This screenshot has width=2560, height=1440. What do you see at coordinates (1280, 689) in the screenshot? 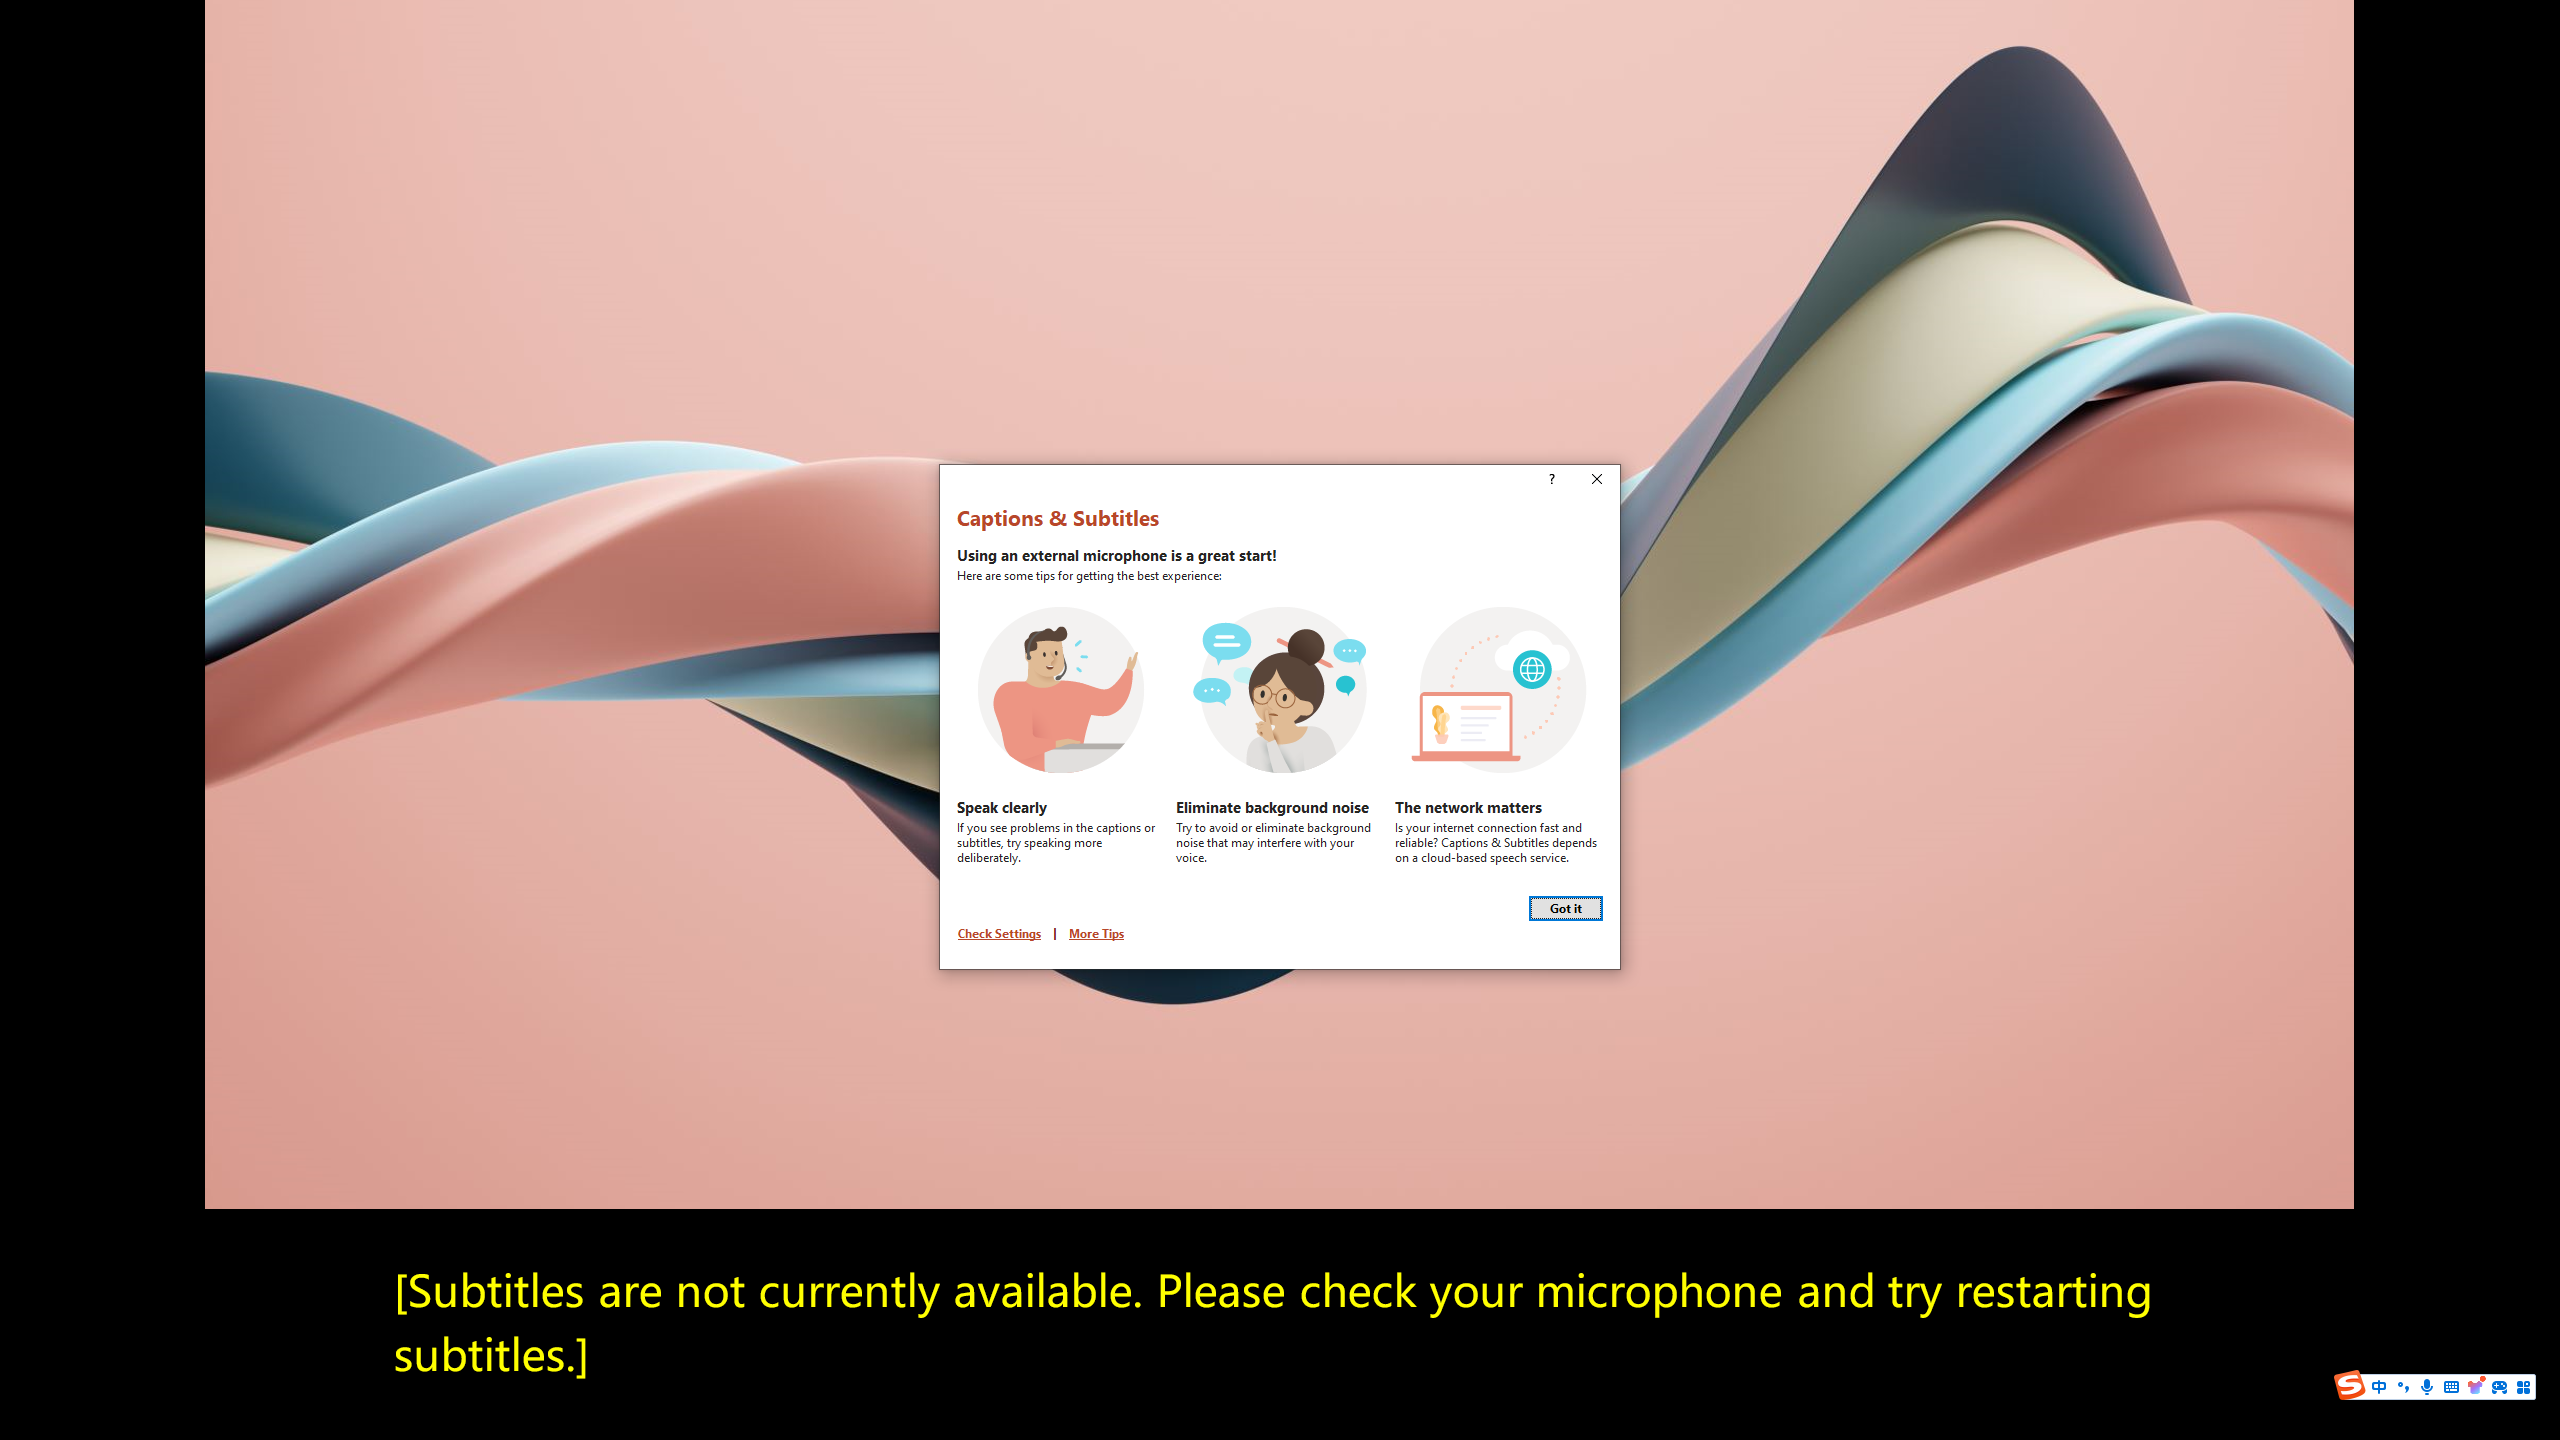
I see `'Person gesturing for people nearby to be quiet'` at bounding box center [1280, 689].